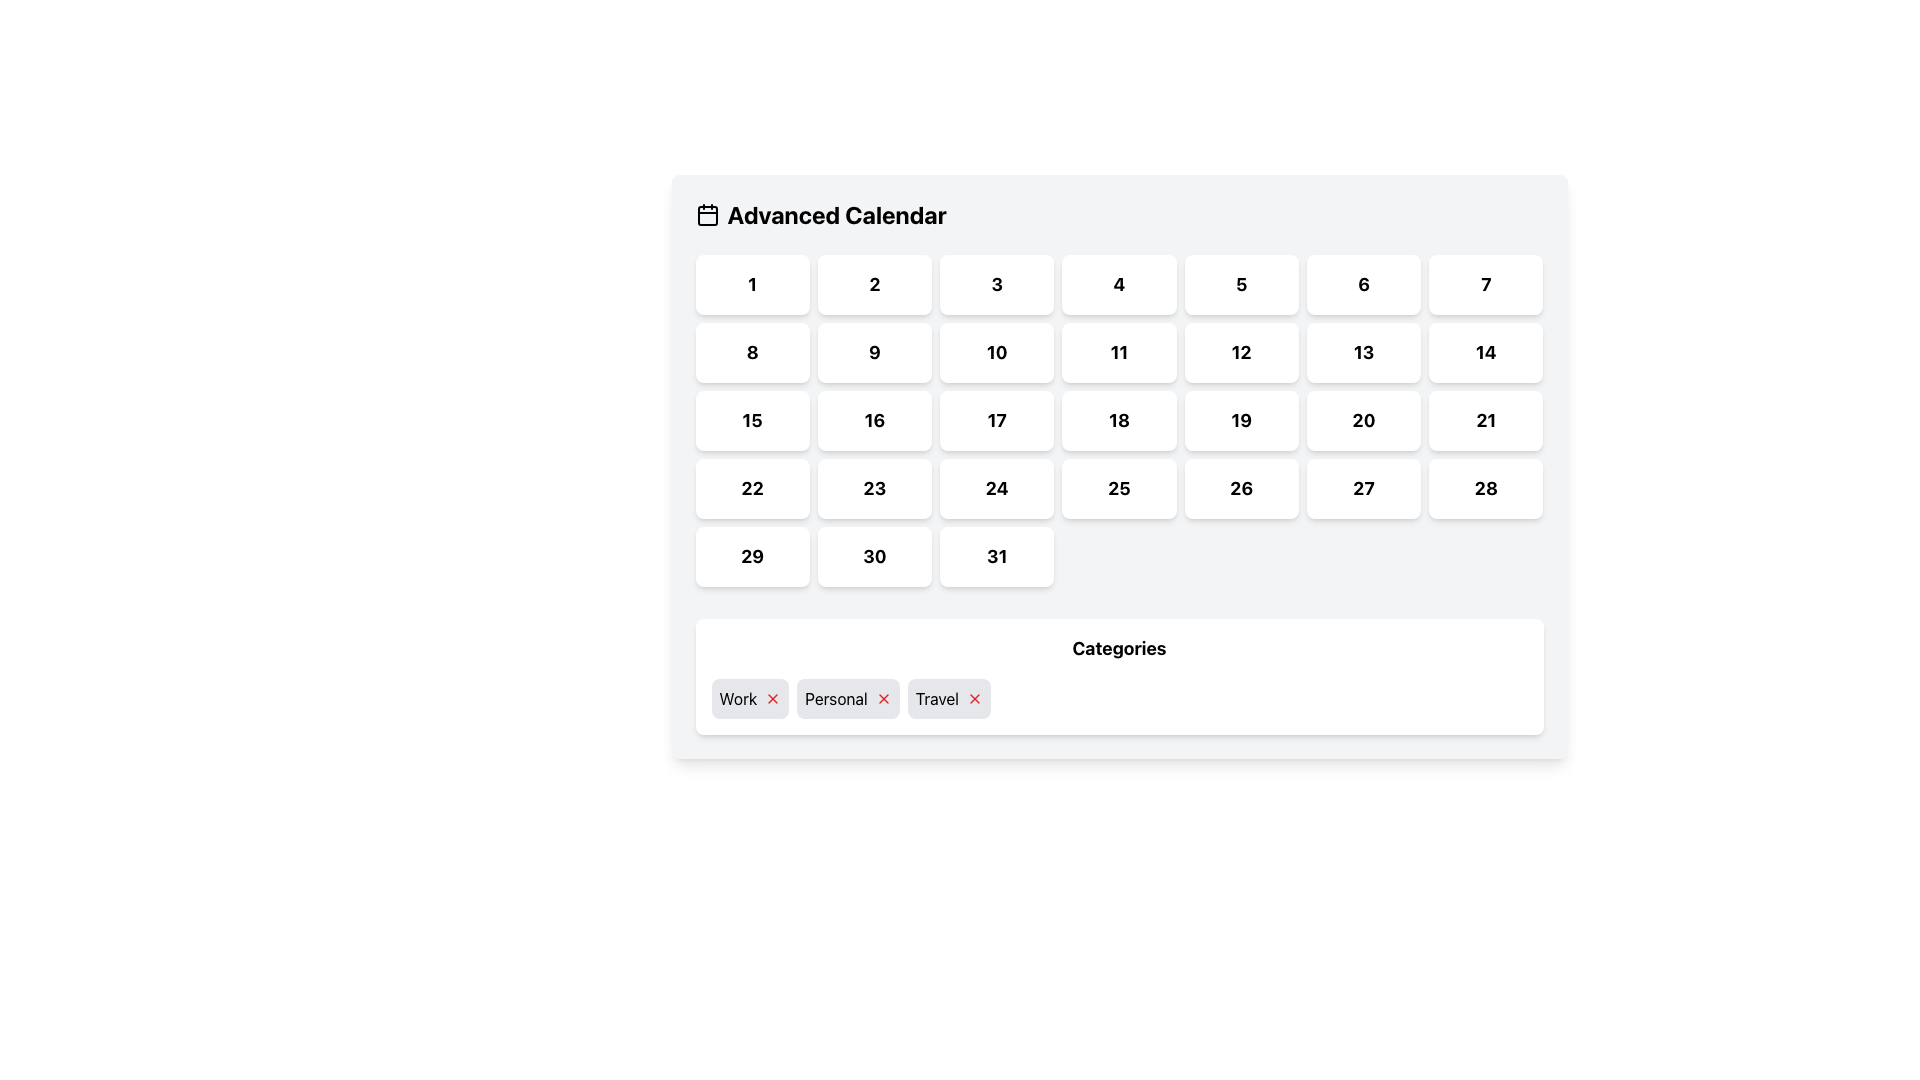 Image resolution: width=1920 pixels, height=1080 pixels. I want to click on the bold number '15' label located in the second row, sixth column of the calendar interface, which is styled in a larger font size and has a shadow effect, so click(751, 419).